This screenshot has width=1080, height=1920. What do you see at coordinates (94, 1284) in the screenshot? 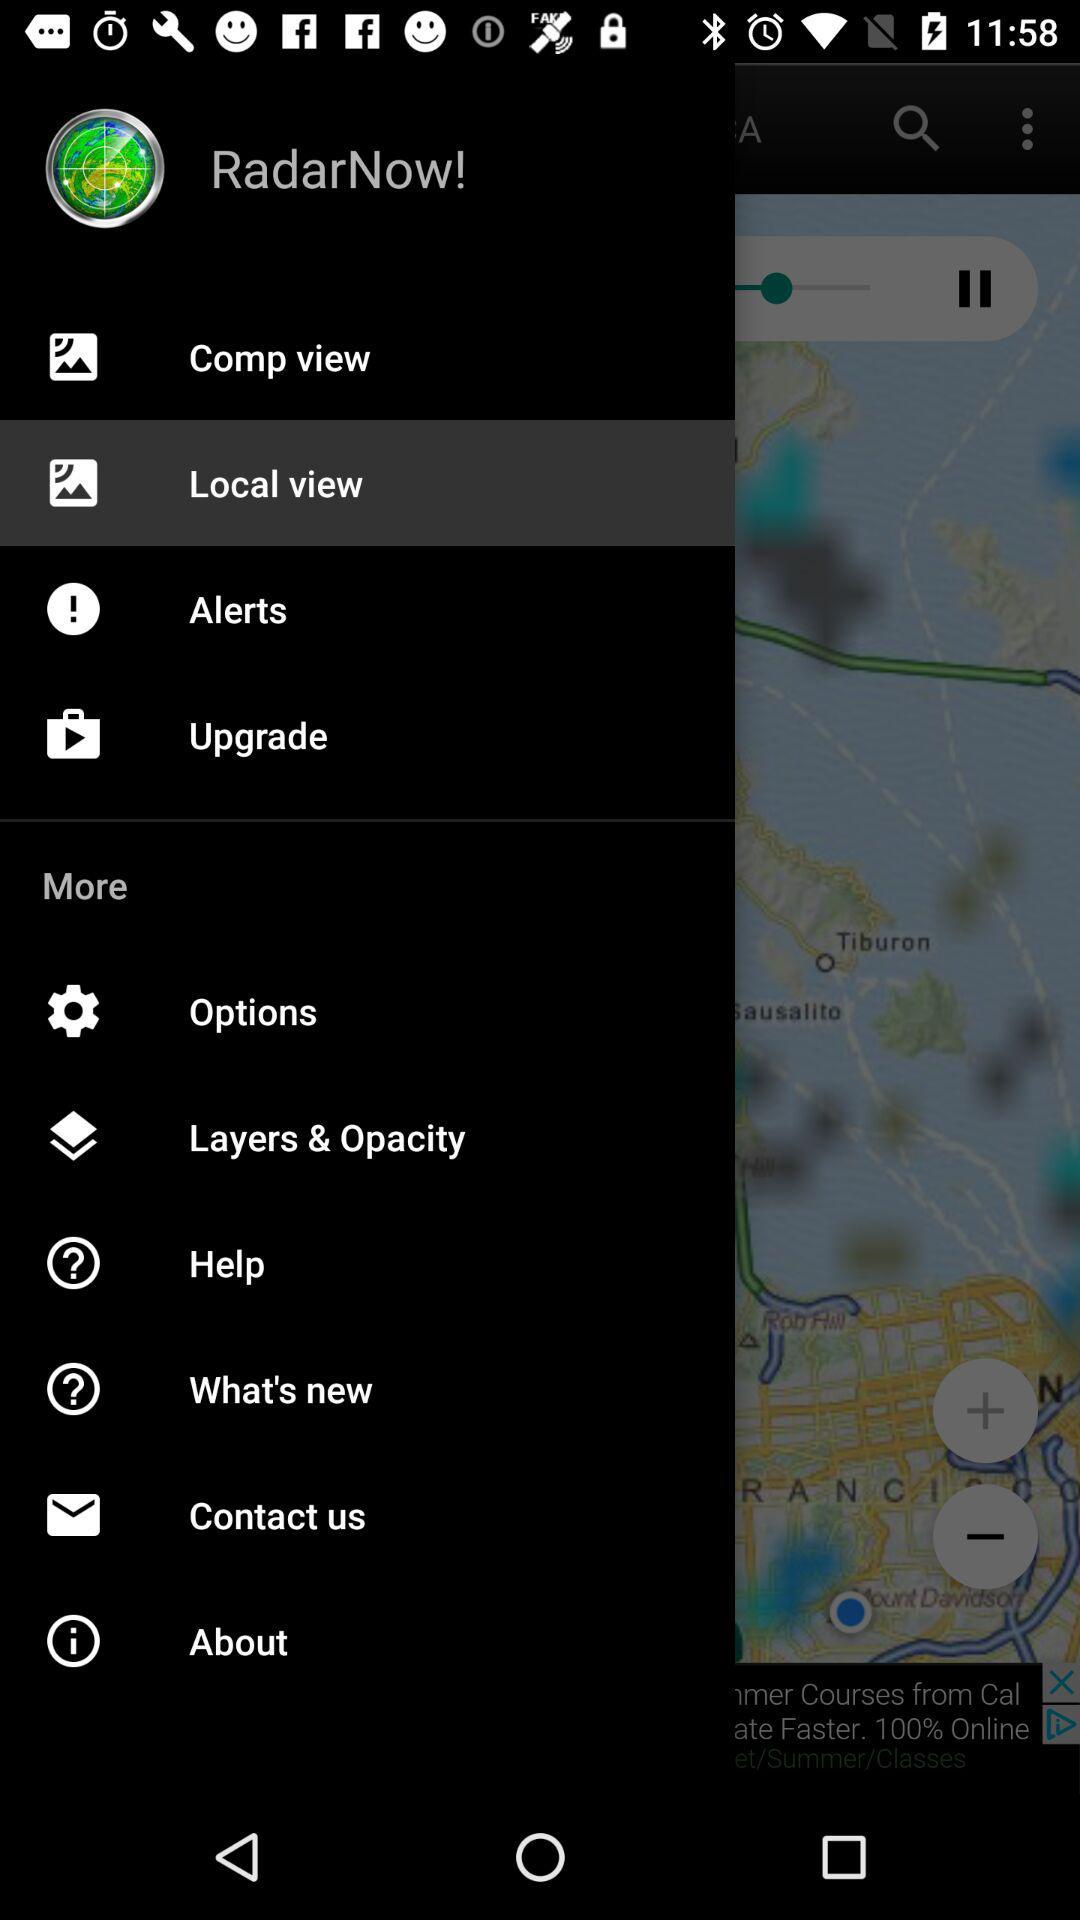
I see `the help icon` at bounding box center [94, 1284].